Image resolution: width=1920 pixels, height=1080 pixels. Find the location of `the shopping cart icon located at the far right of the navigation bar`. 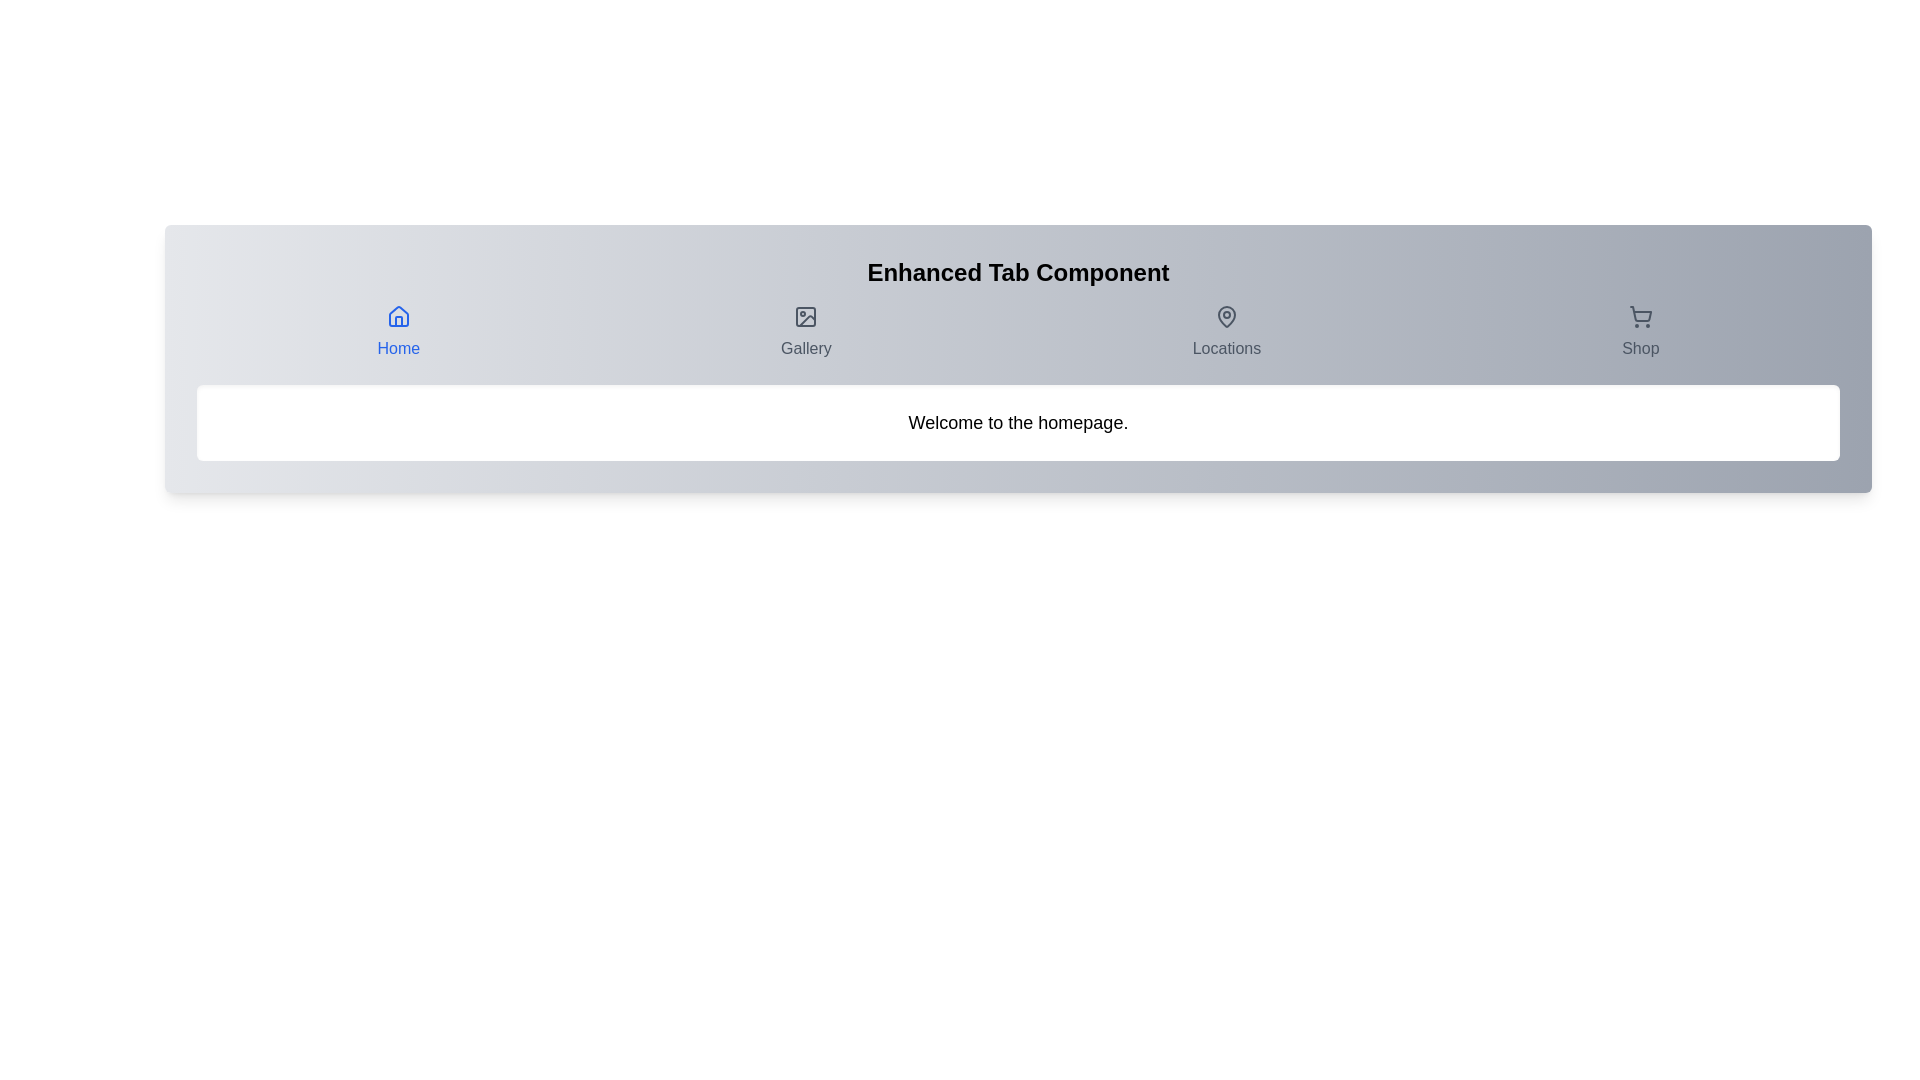

the shopping cart icon located at the far right of the navigation bar is located at coordinates (1640, 314).